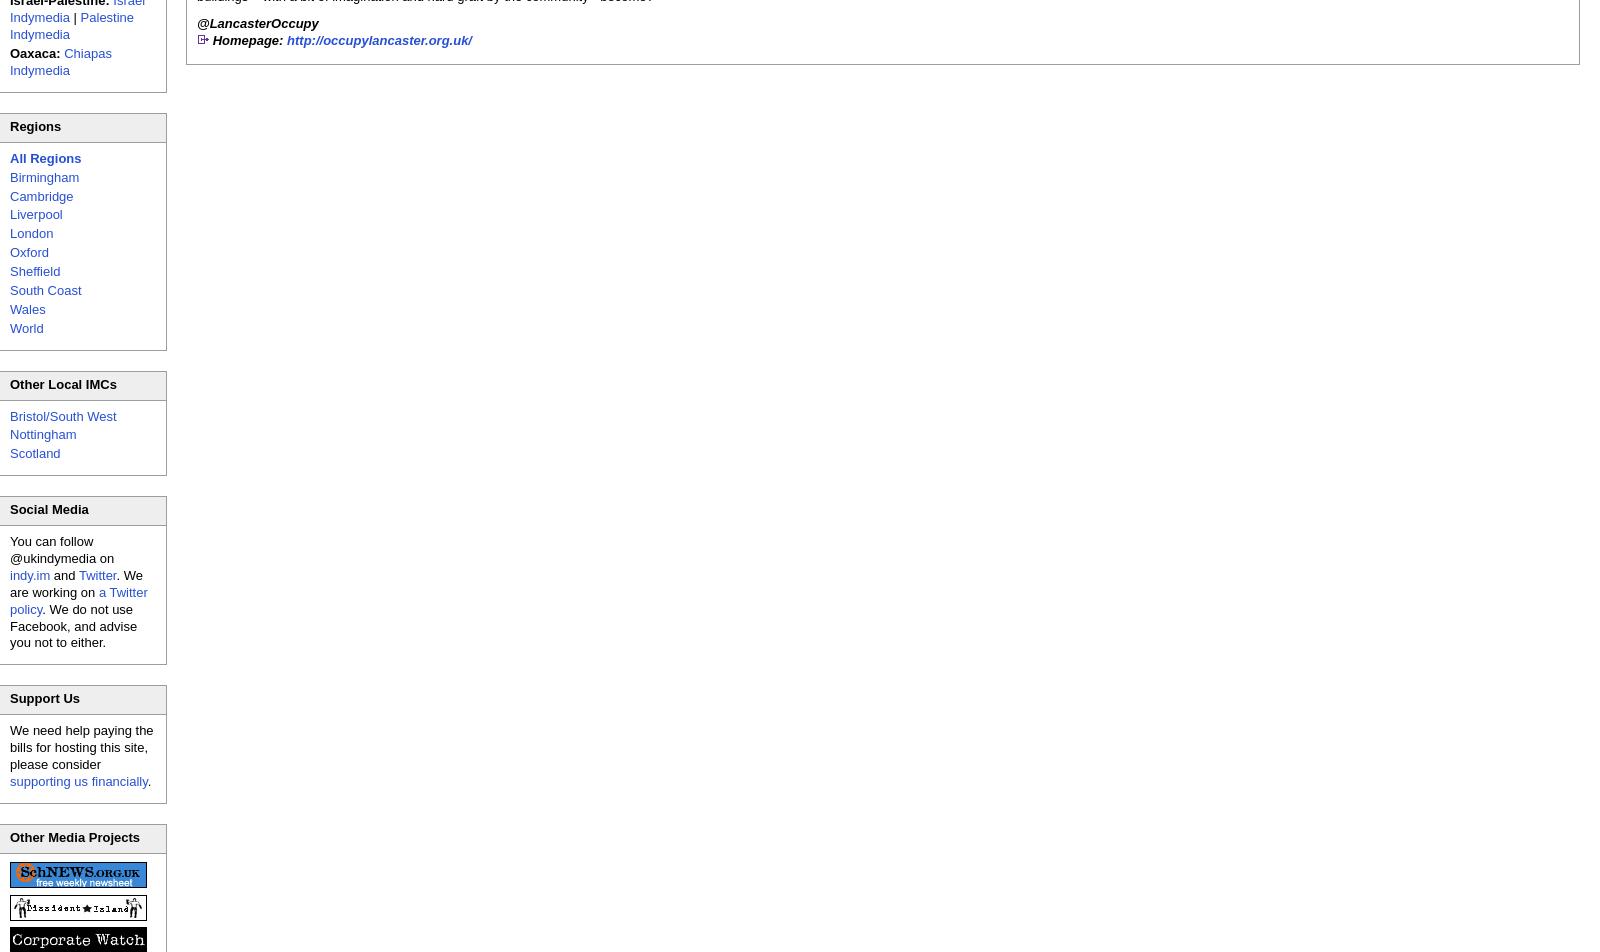  I want to click on 'Social Media', so click(47, 509).